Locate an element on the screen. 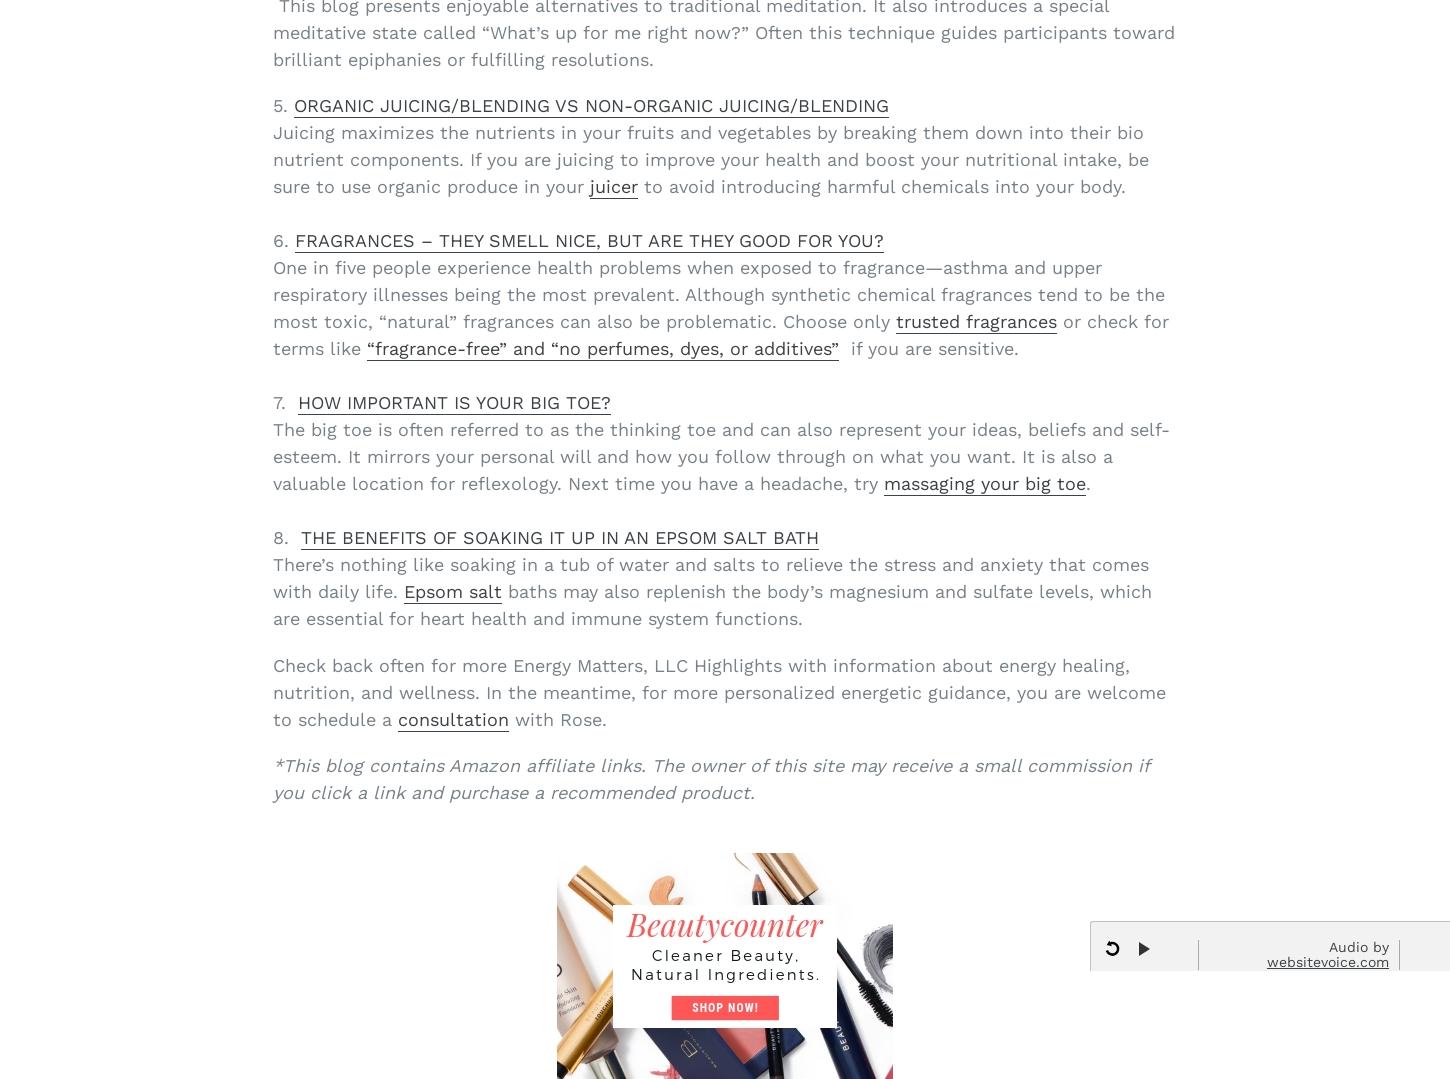 The height and width of the screenshot is (1079, 1450). '“fragrance-free” and “no perfumes, dyes, or additives”' is located at coordinates (603, 348).